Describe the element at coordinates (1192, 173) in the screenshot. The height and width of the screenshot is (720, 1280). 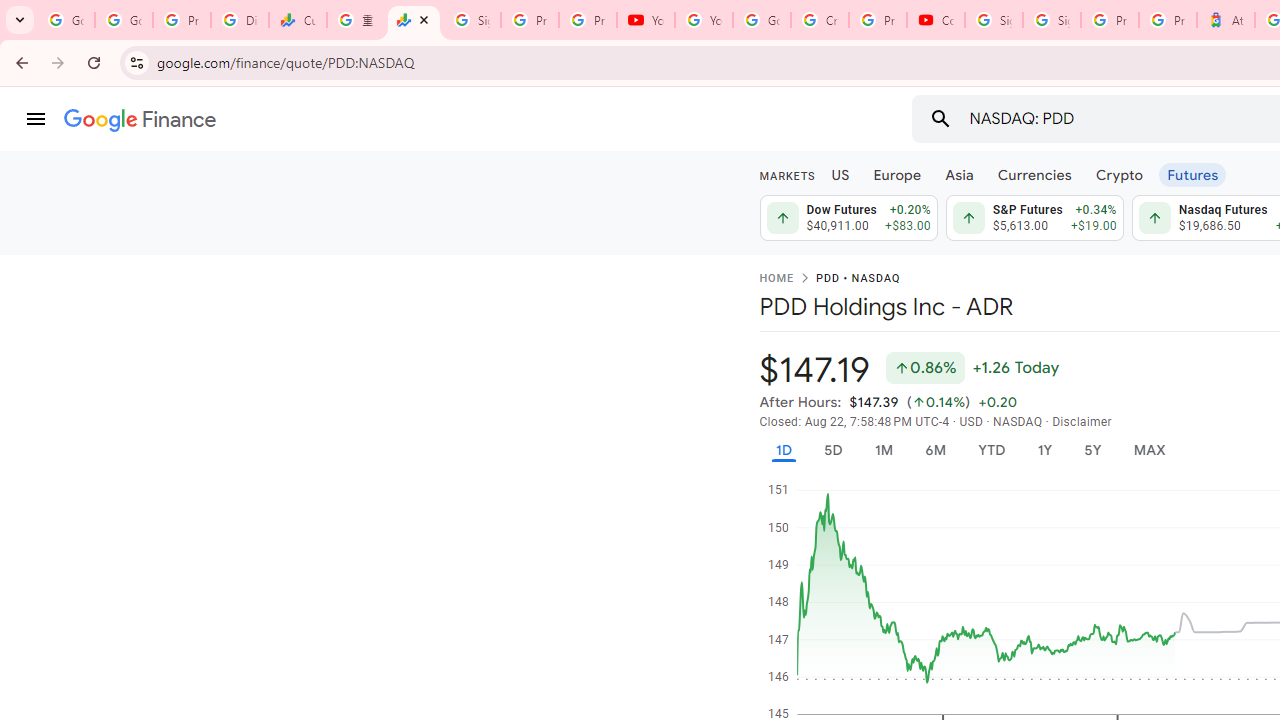
I see `'Futures'` at that location.